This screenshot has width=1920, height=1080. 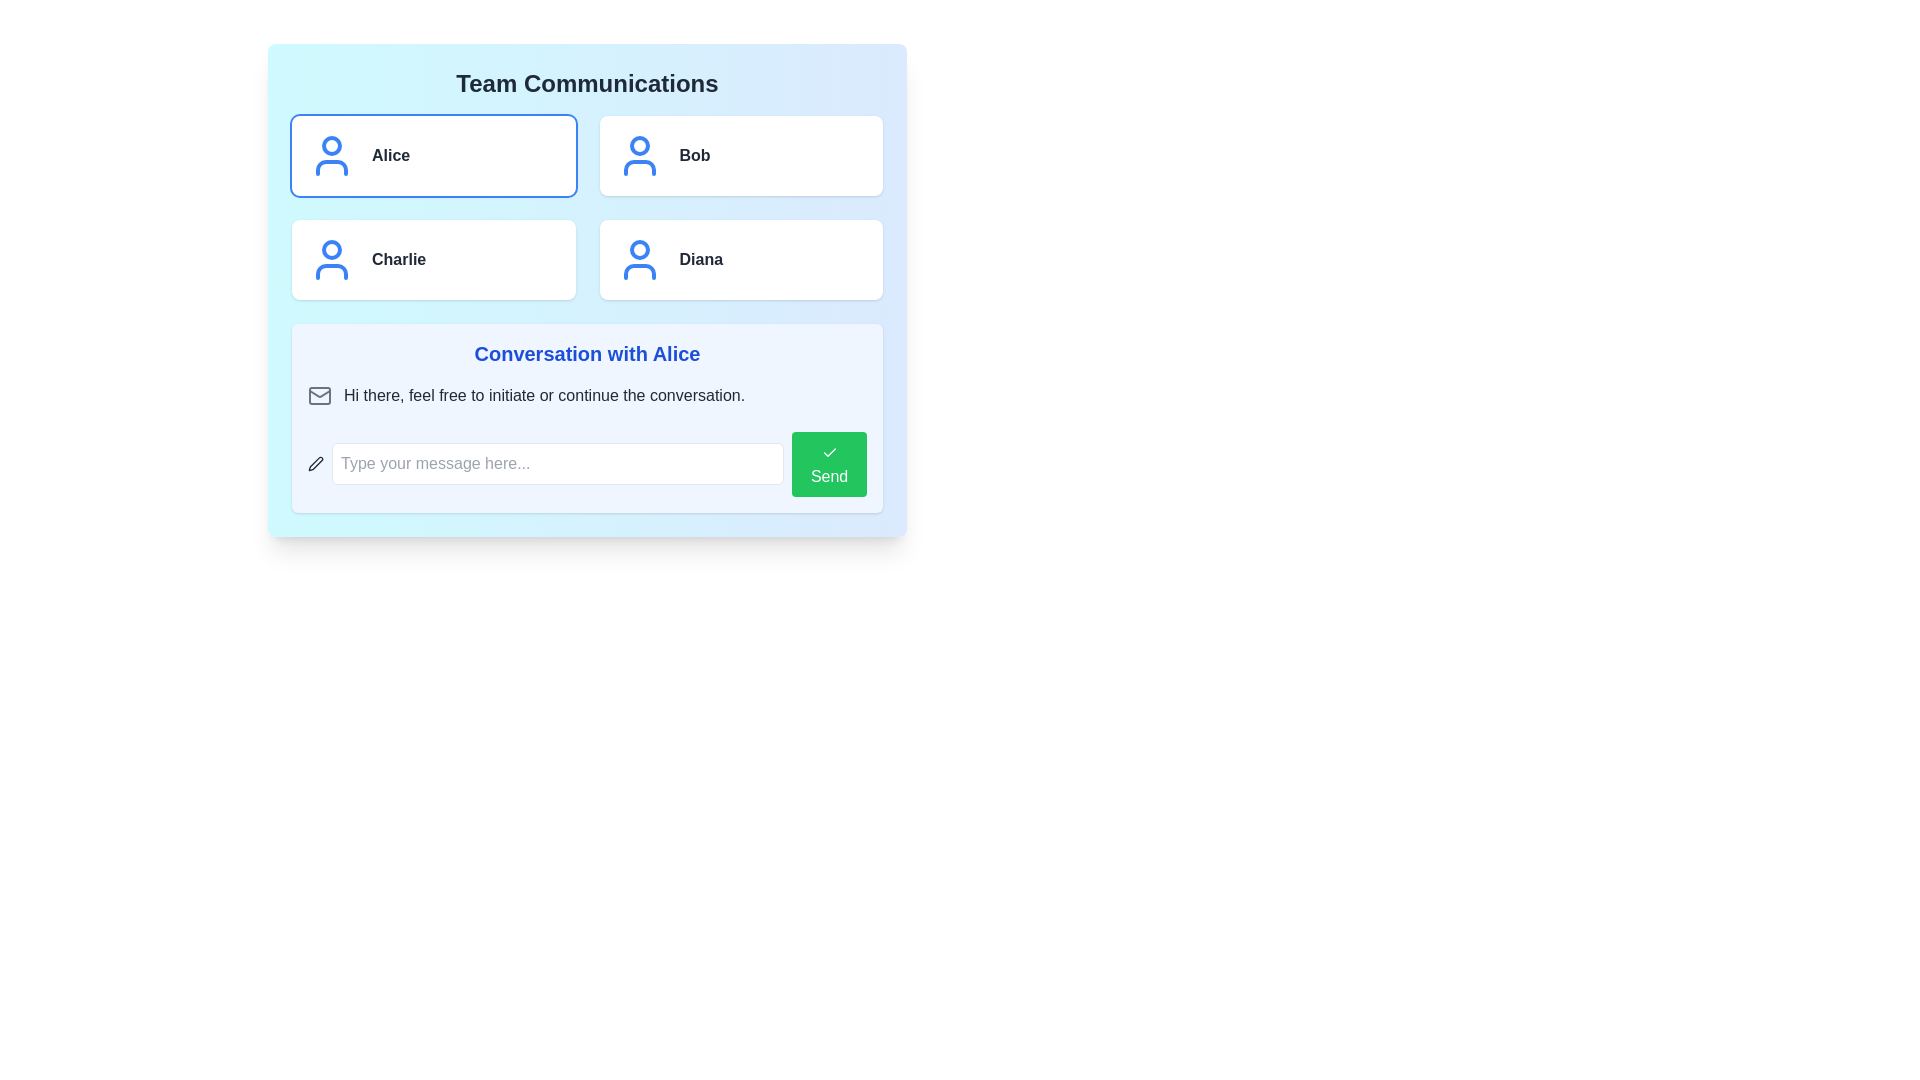 I want to click on the torso portion of the user icon representing Alice, located in the upper left quadrant of the interface, so click(x=331, y=167).